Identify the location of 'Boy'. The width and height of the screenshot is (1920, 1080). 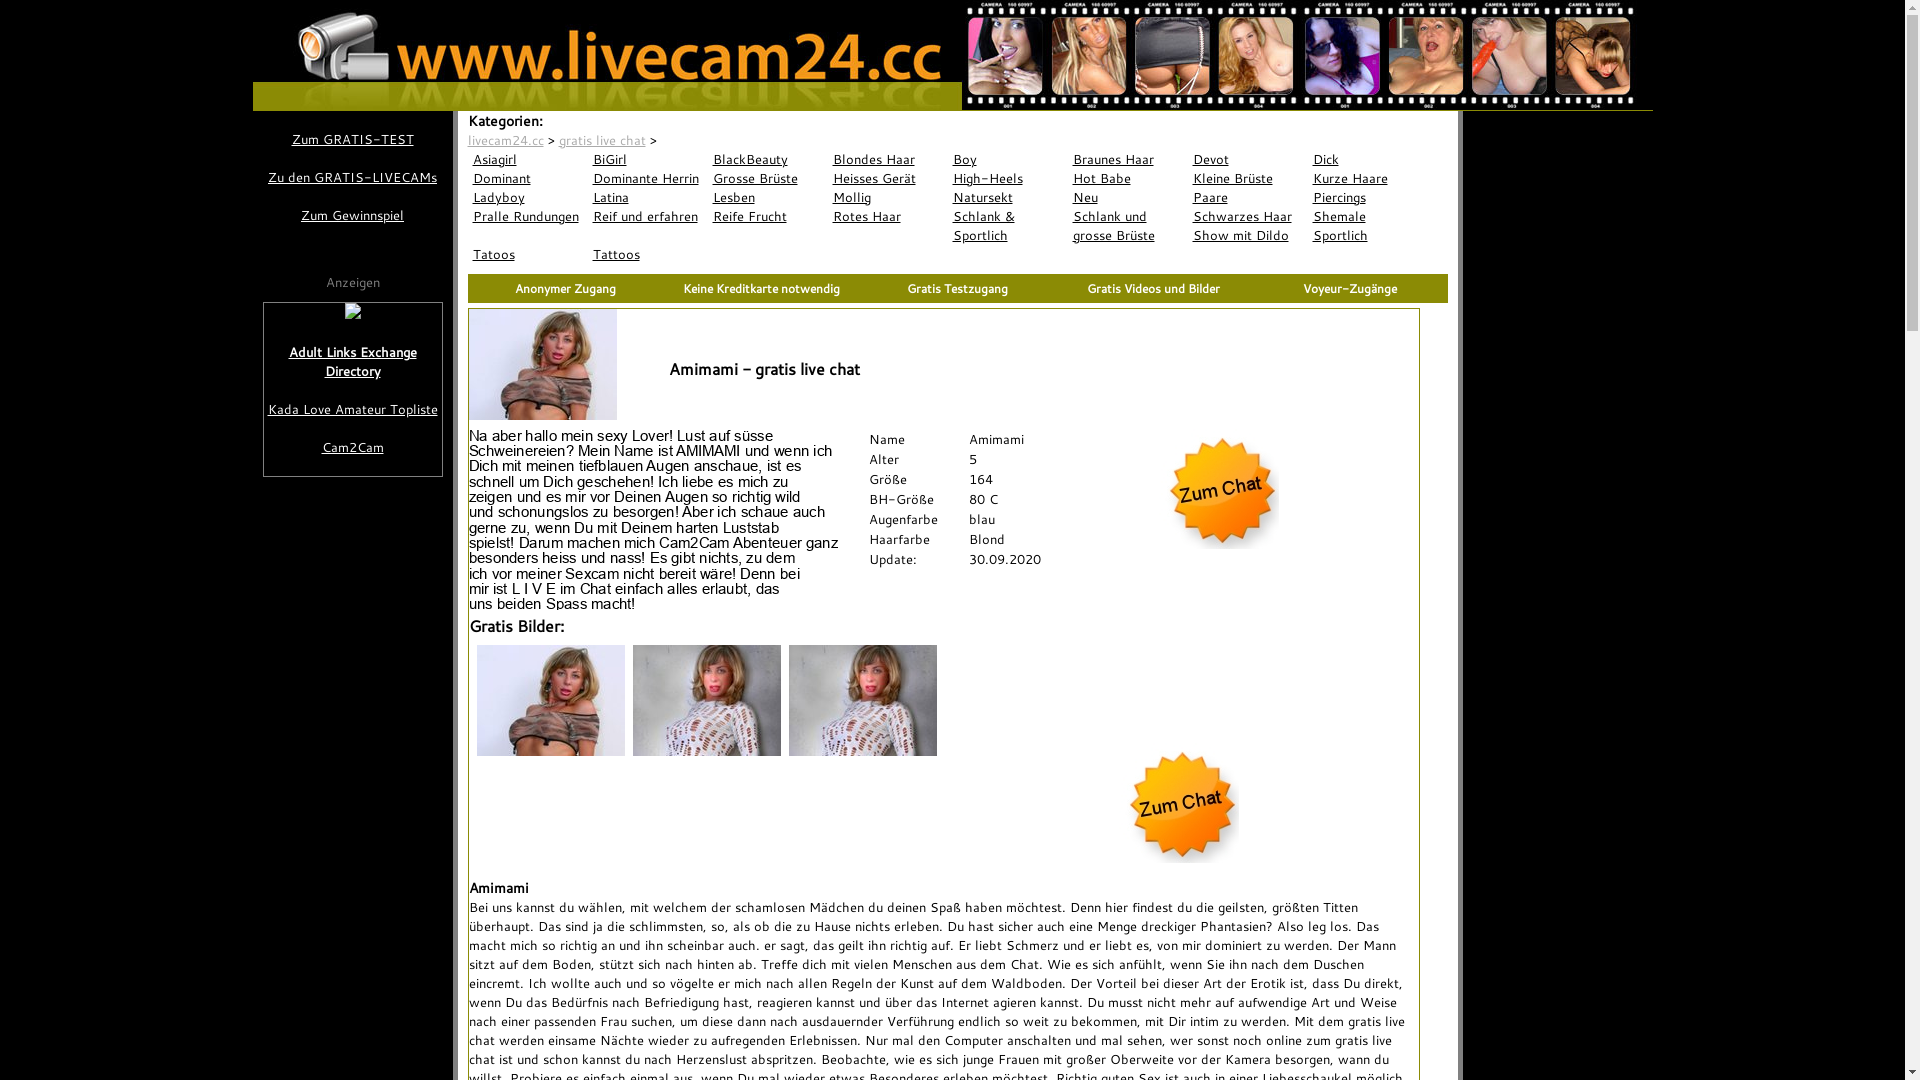
(1008, 158).